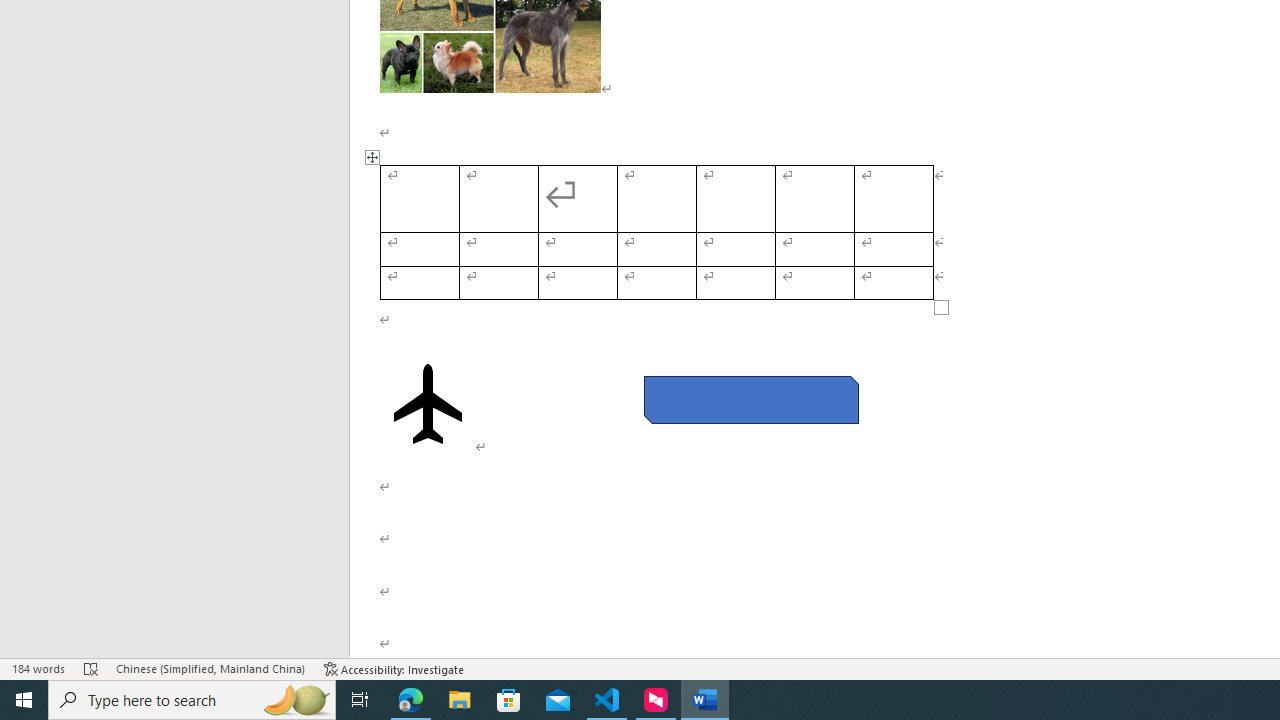  I want to click on 'Rectangle: Diagonal Corners Snipped 2', so click(750, 399).